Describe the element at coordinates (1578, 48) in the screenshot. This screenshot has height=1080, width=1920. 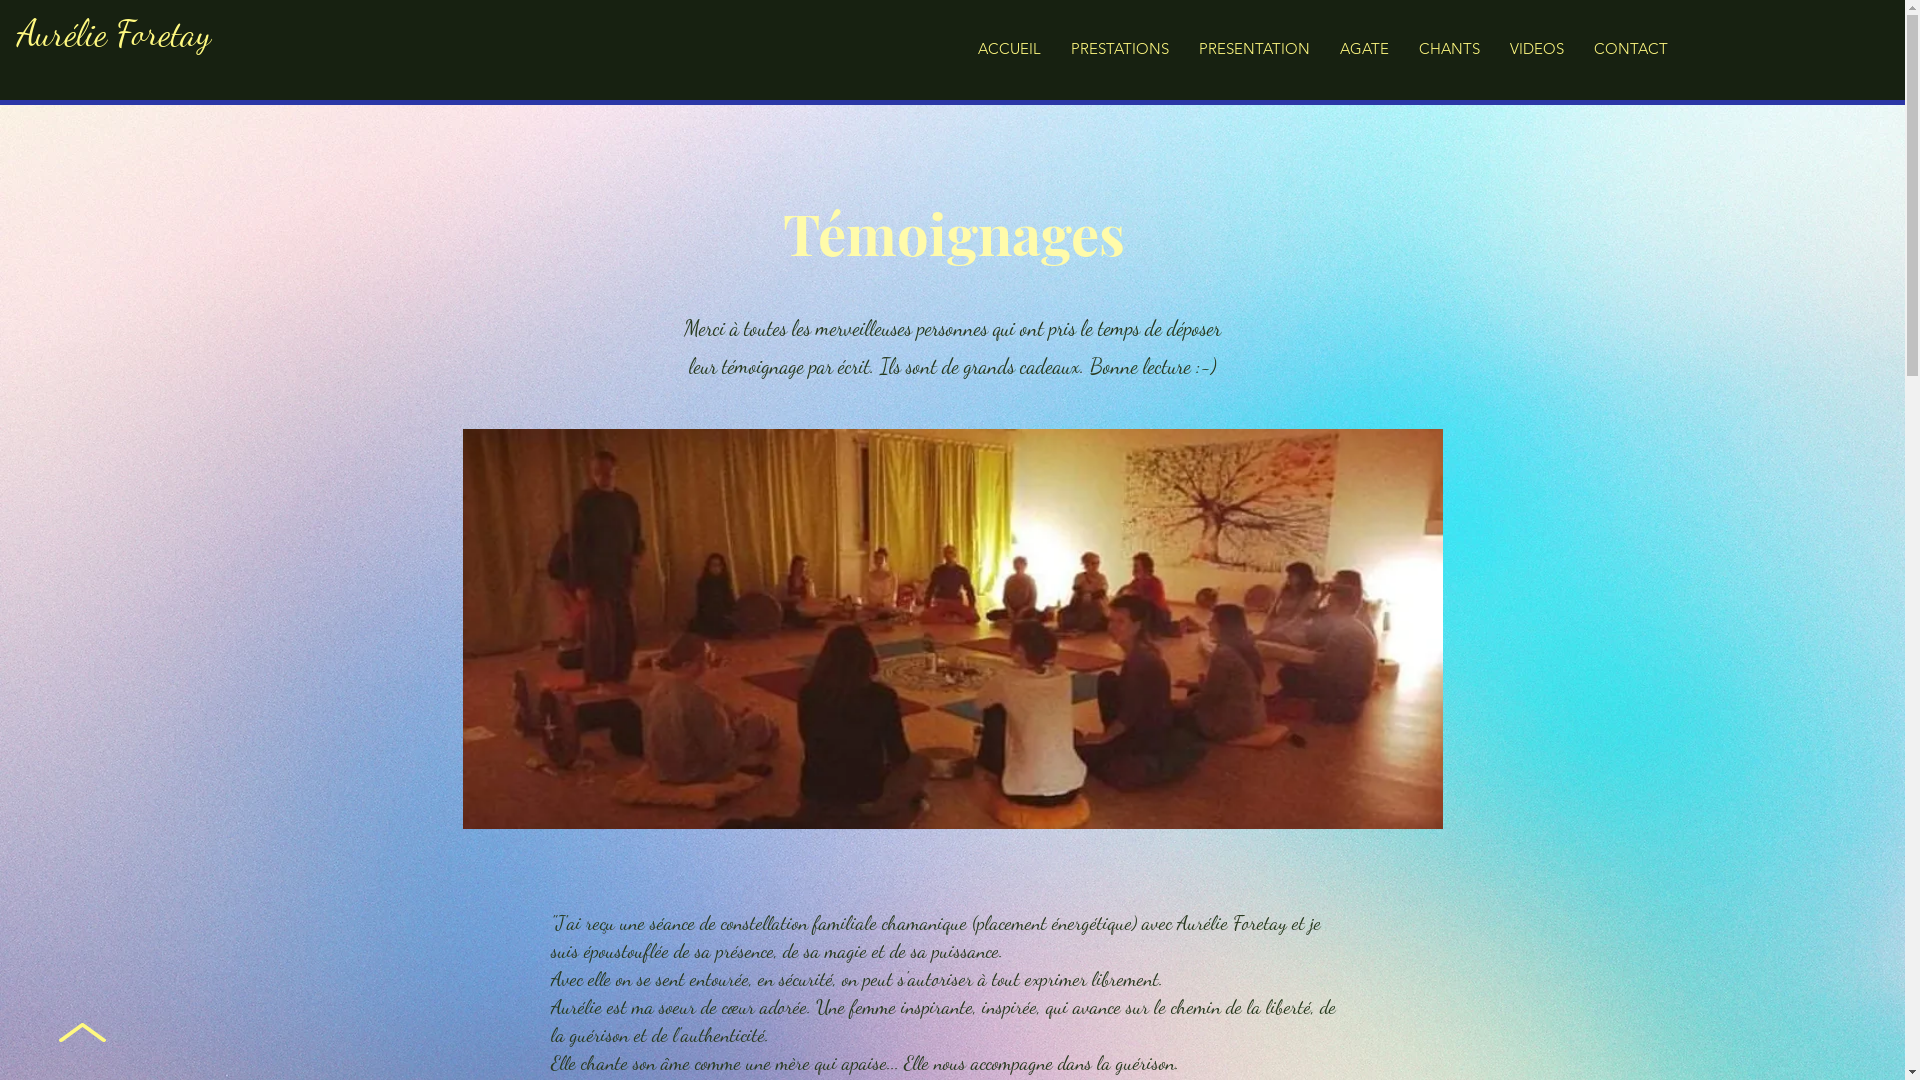
I see `'CONTACT'` at that location.